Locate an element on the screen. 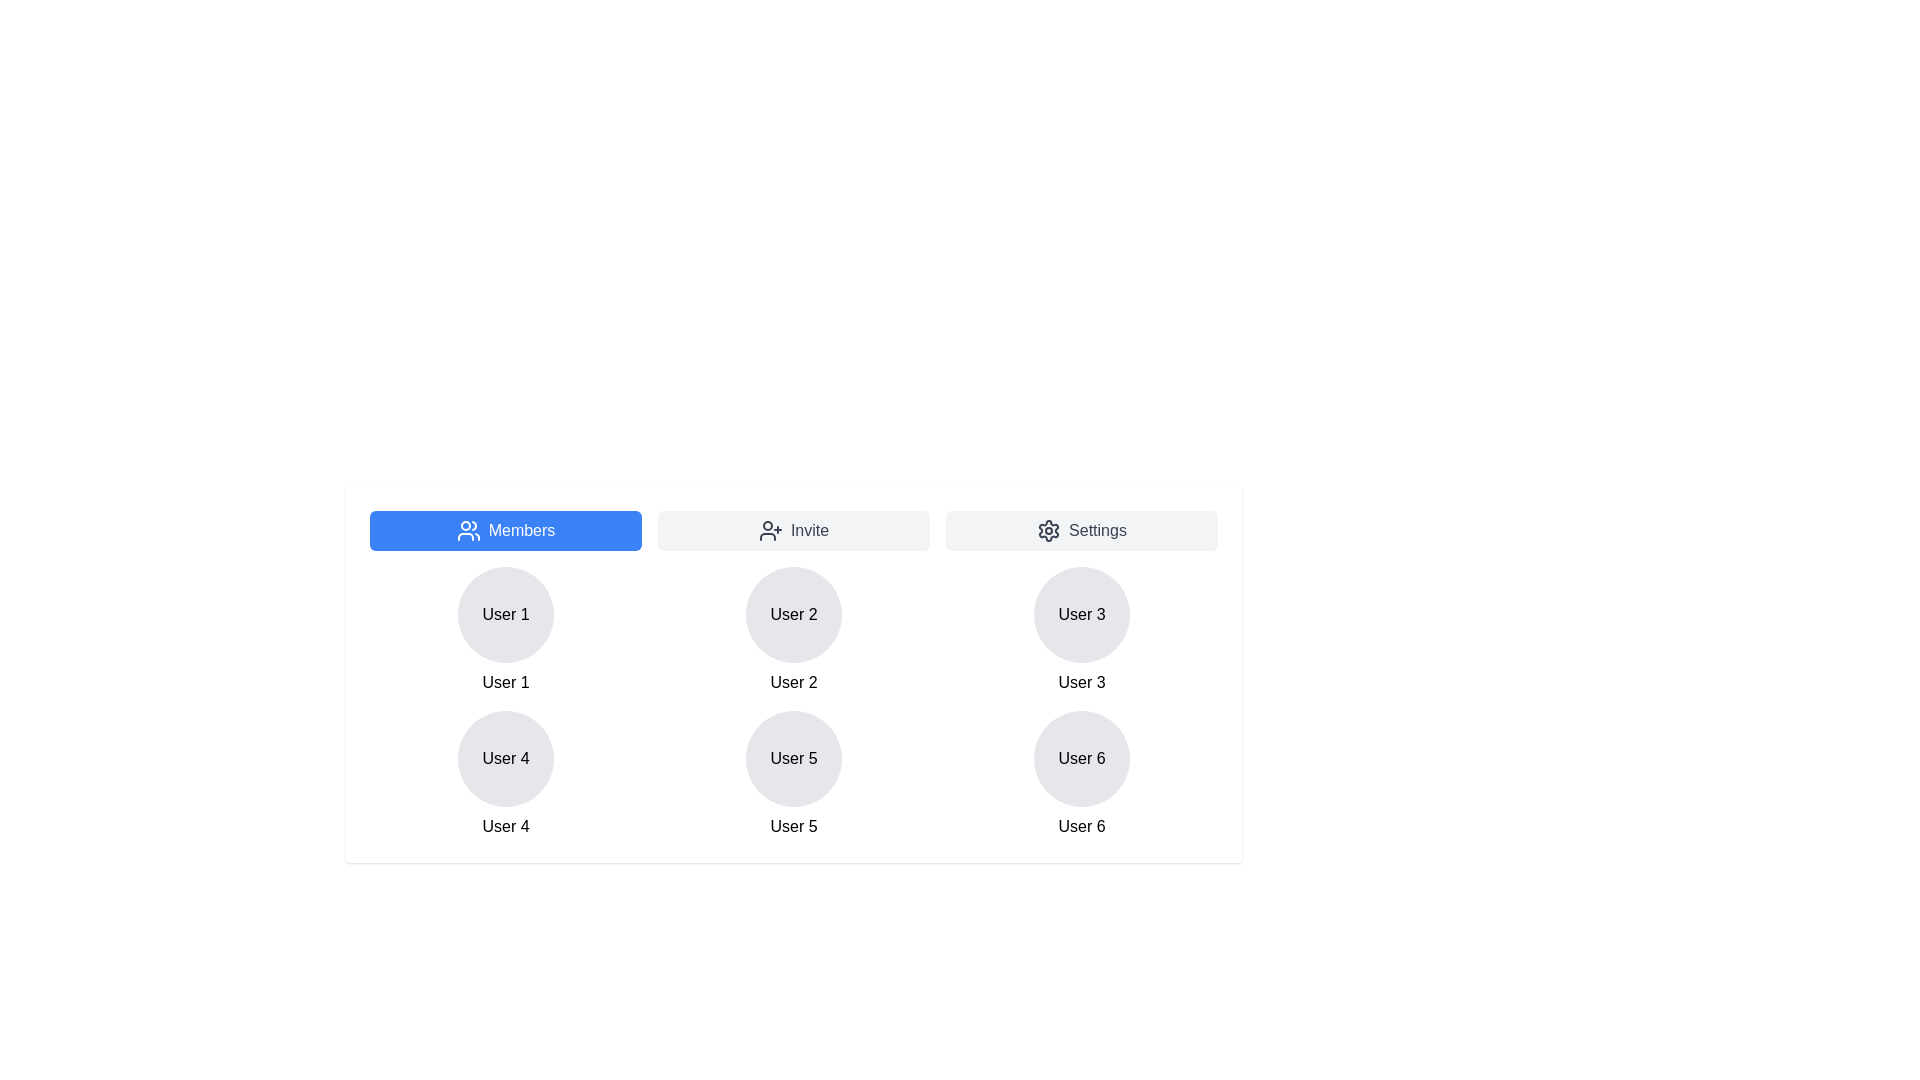 The height and width of the screenshot is (1080, 1920). the profile representation of 'User 6', which is located at the bottom-right corner of the layout grid, under 'User 3' and next to 'User 5' is located at coordinates (1080, 774).